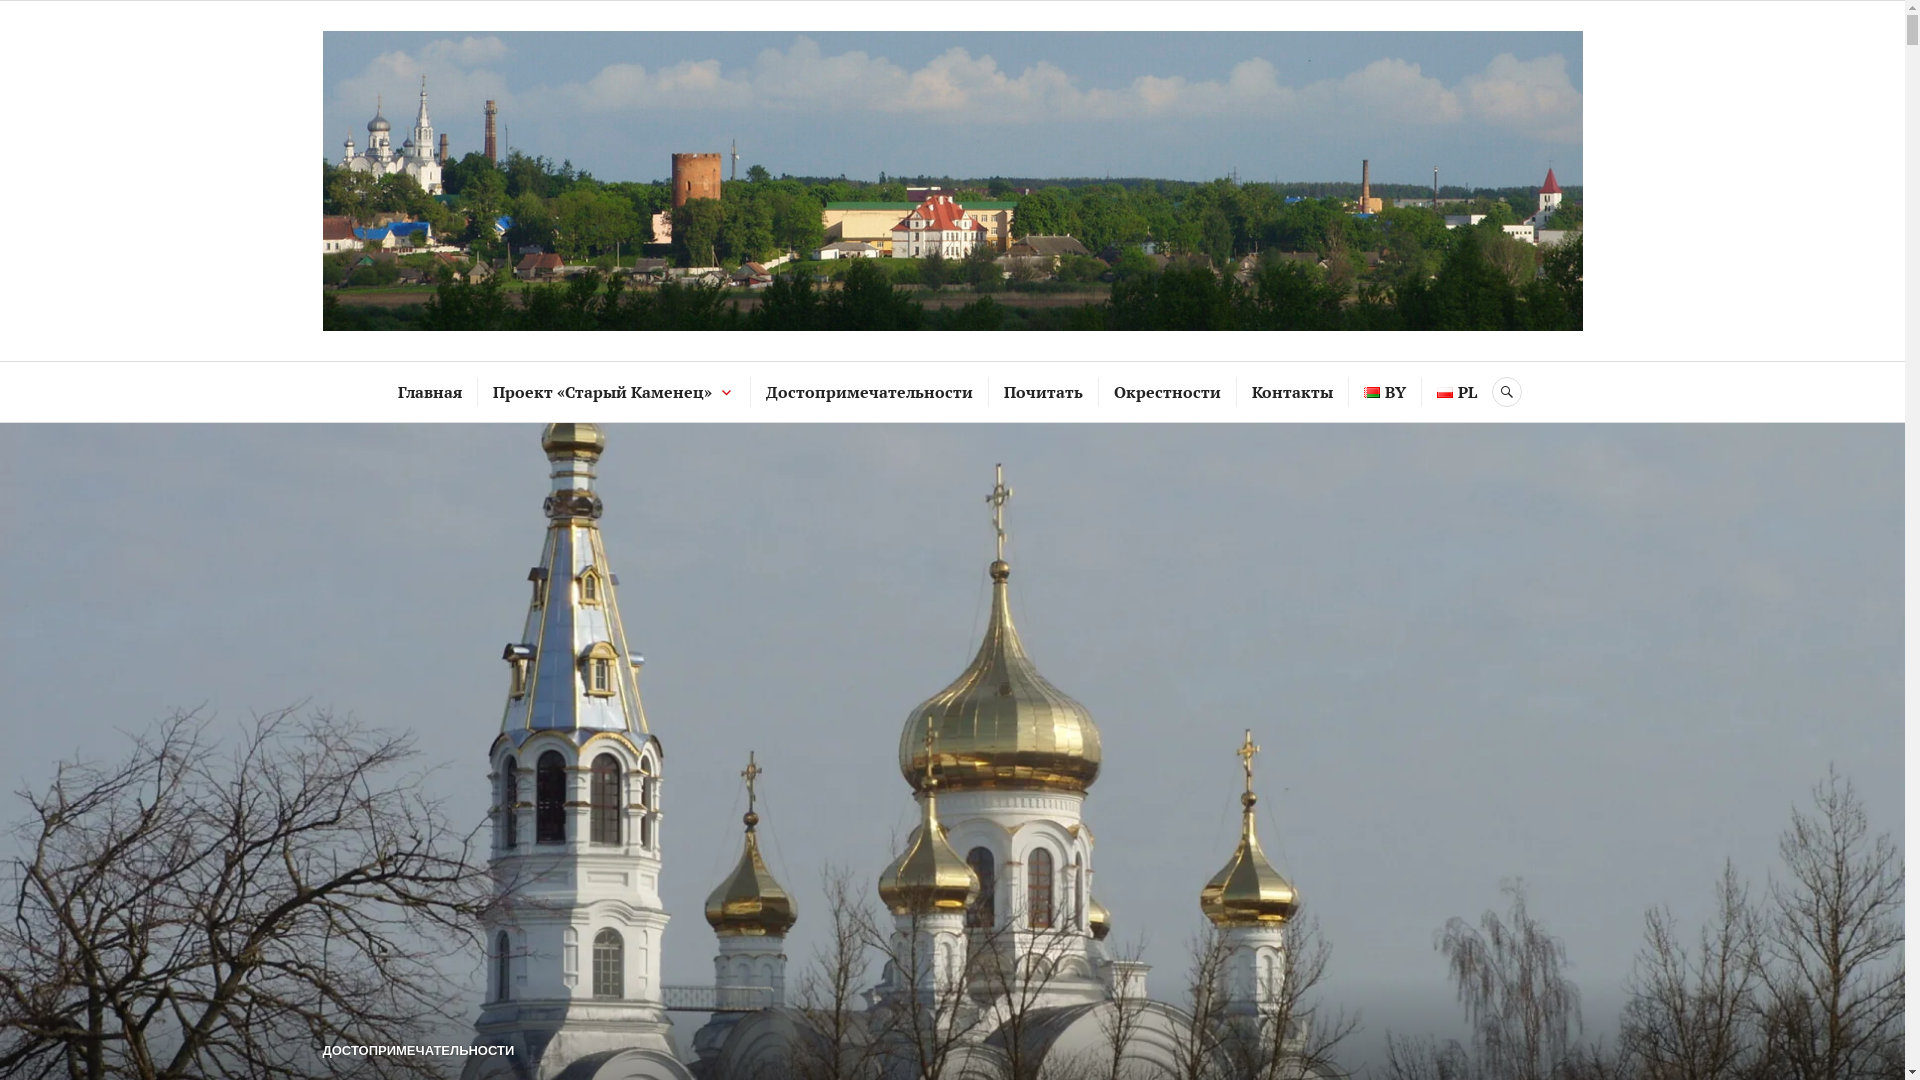  What do you see at coordinates (1457, 392) in the screenshot?
I see `'PL'` at bounding box center [1457, 392].